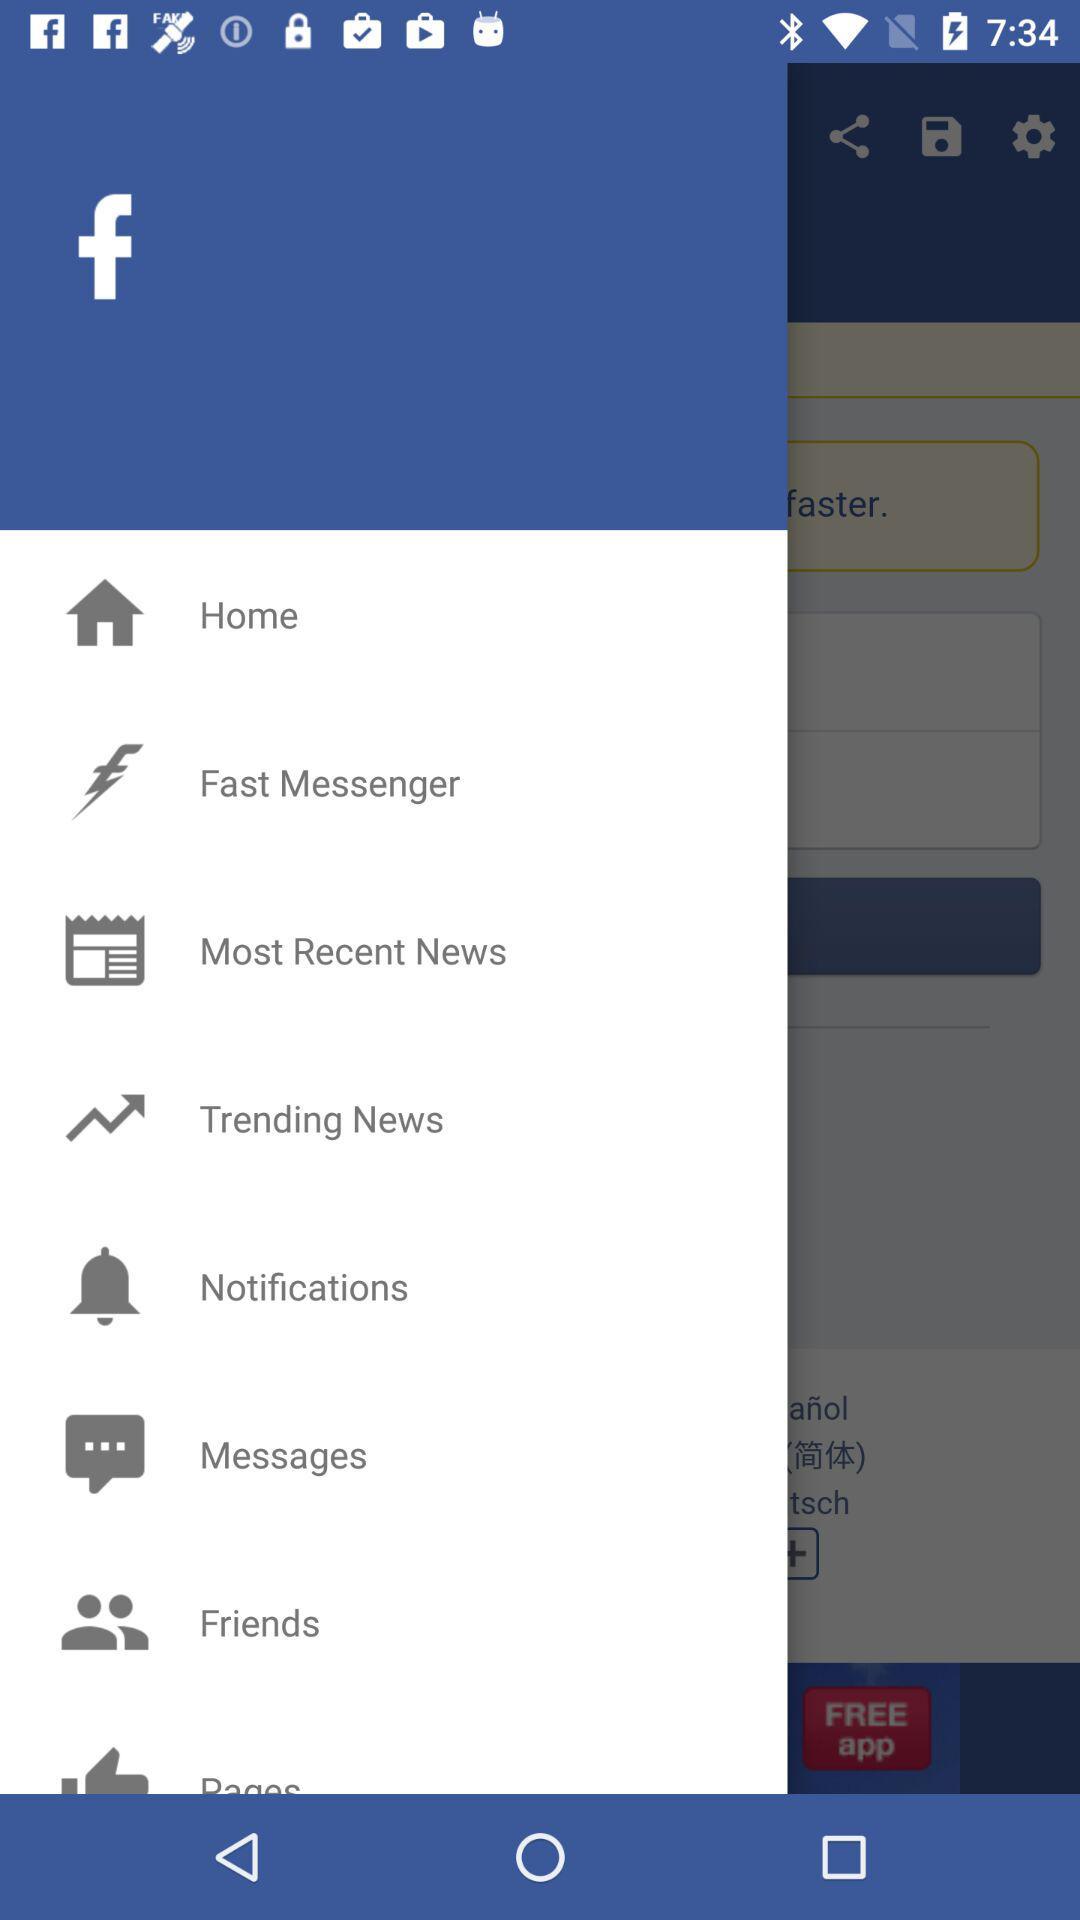  What do you see at coordinates (104, 1117) in the screenshot?
I see `the symbol which is to the immediate left of trending news` at bounding box center [104, 1117].